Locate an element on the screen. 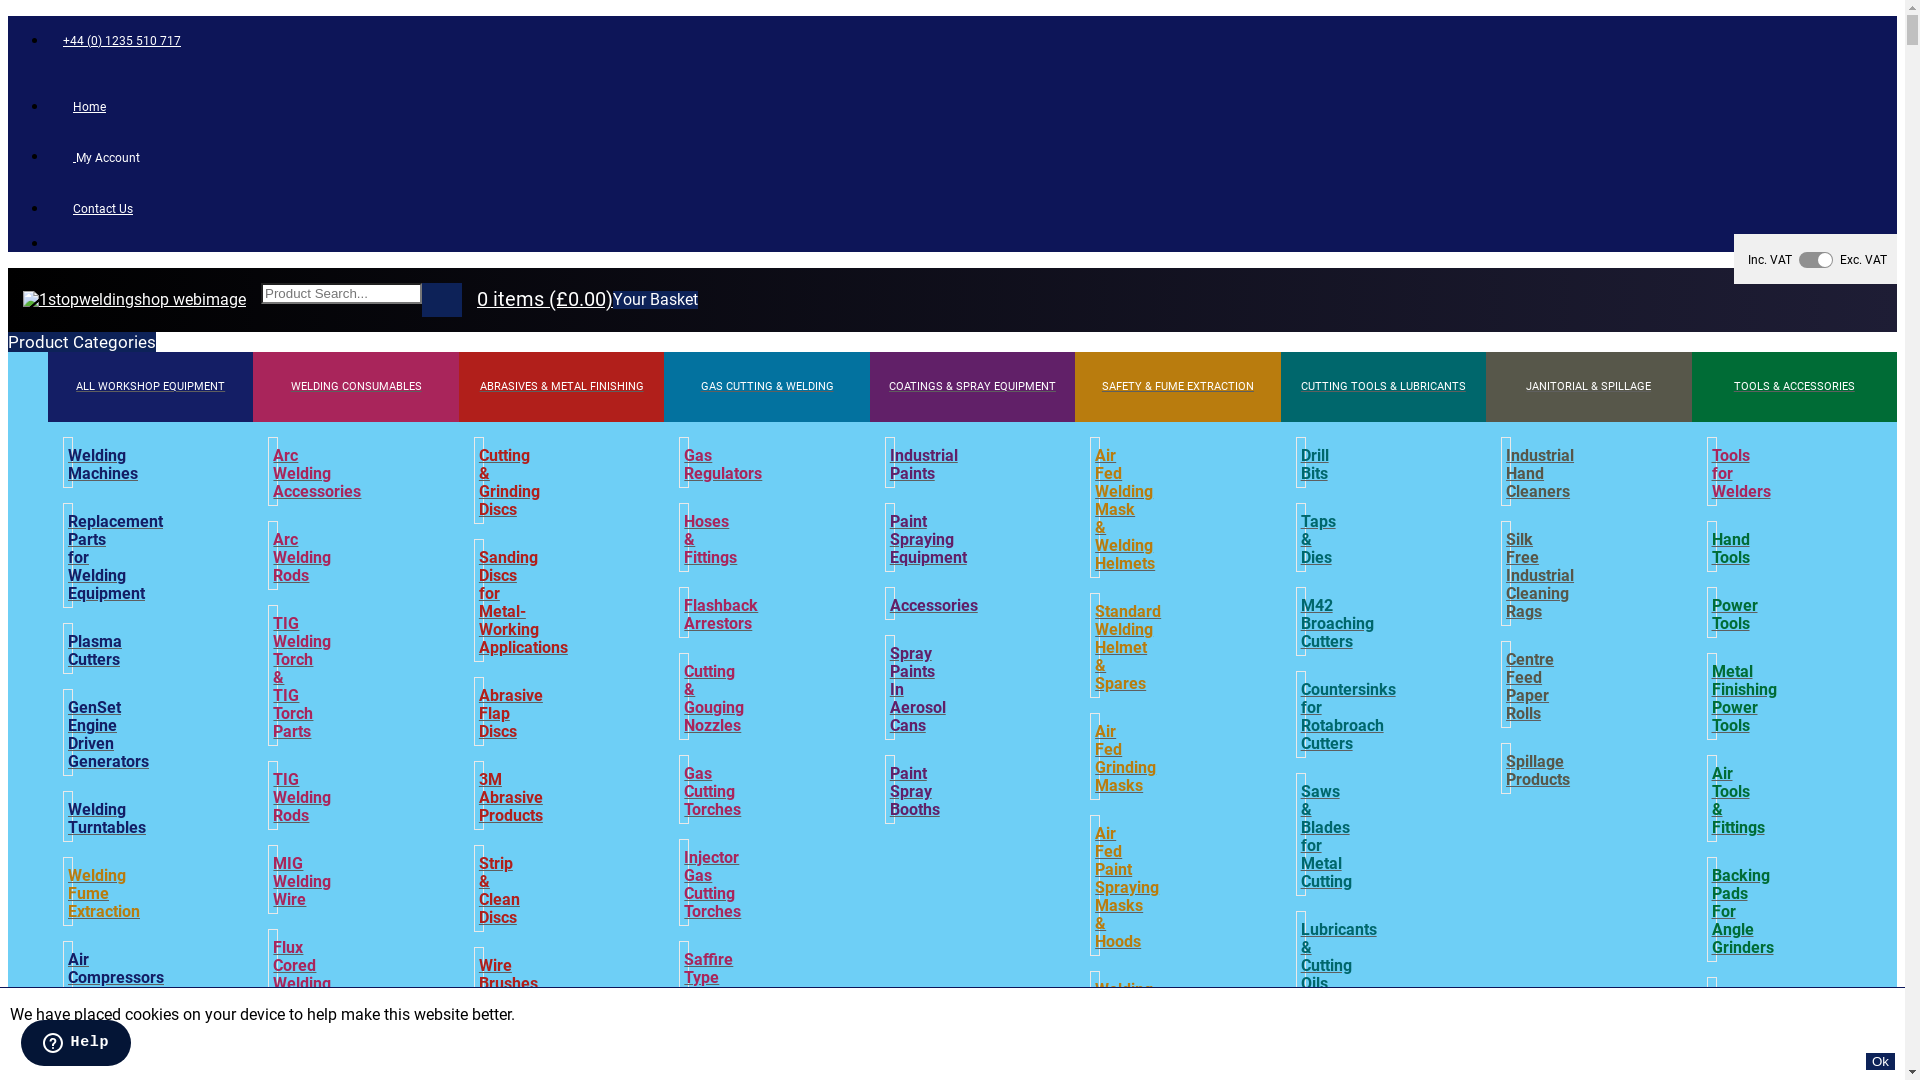  'JANITORIAL & SPILLAGE' is located at coordinates (1587, 386).